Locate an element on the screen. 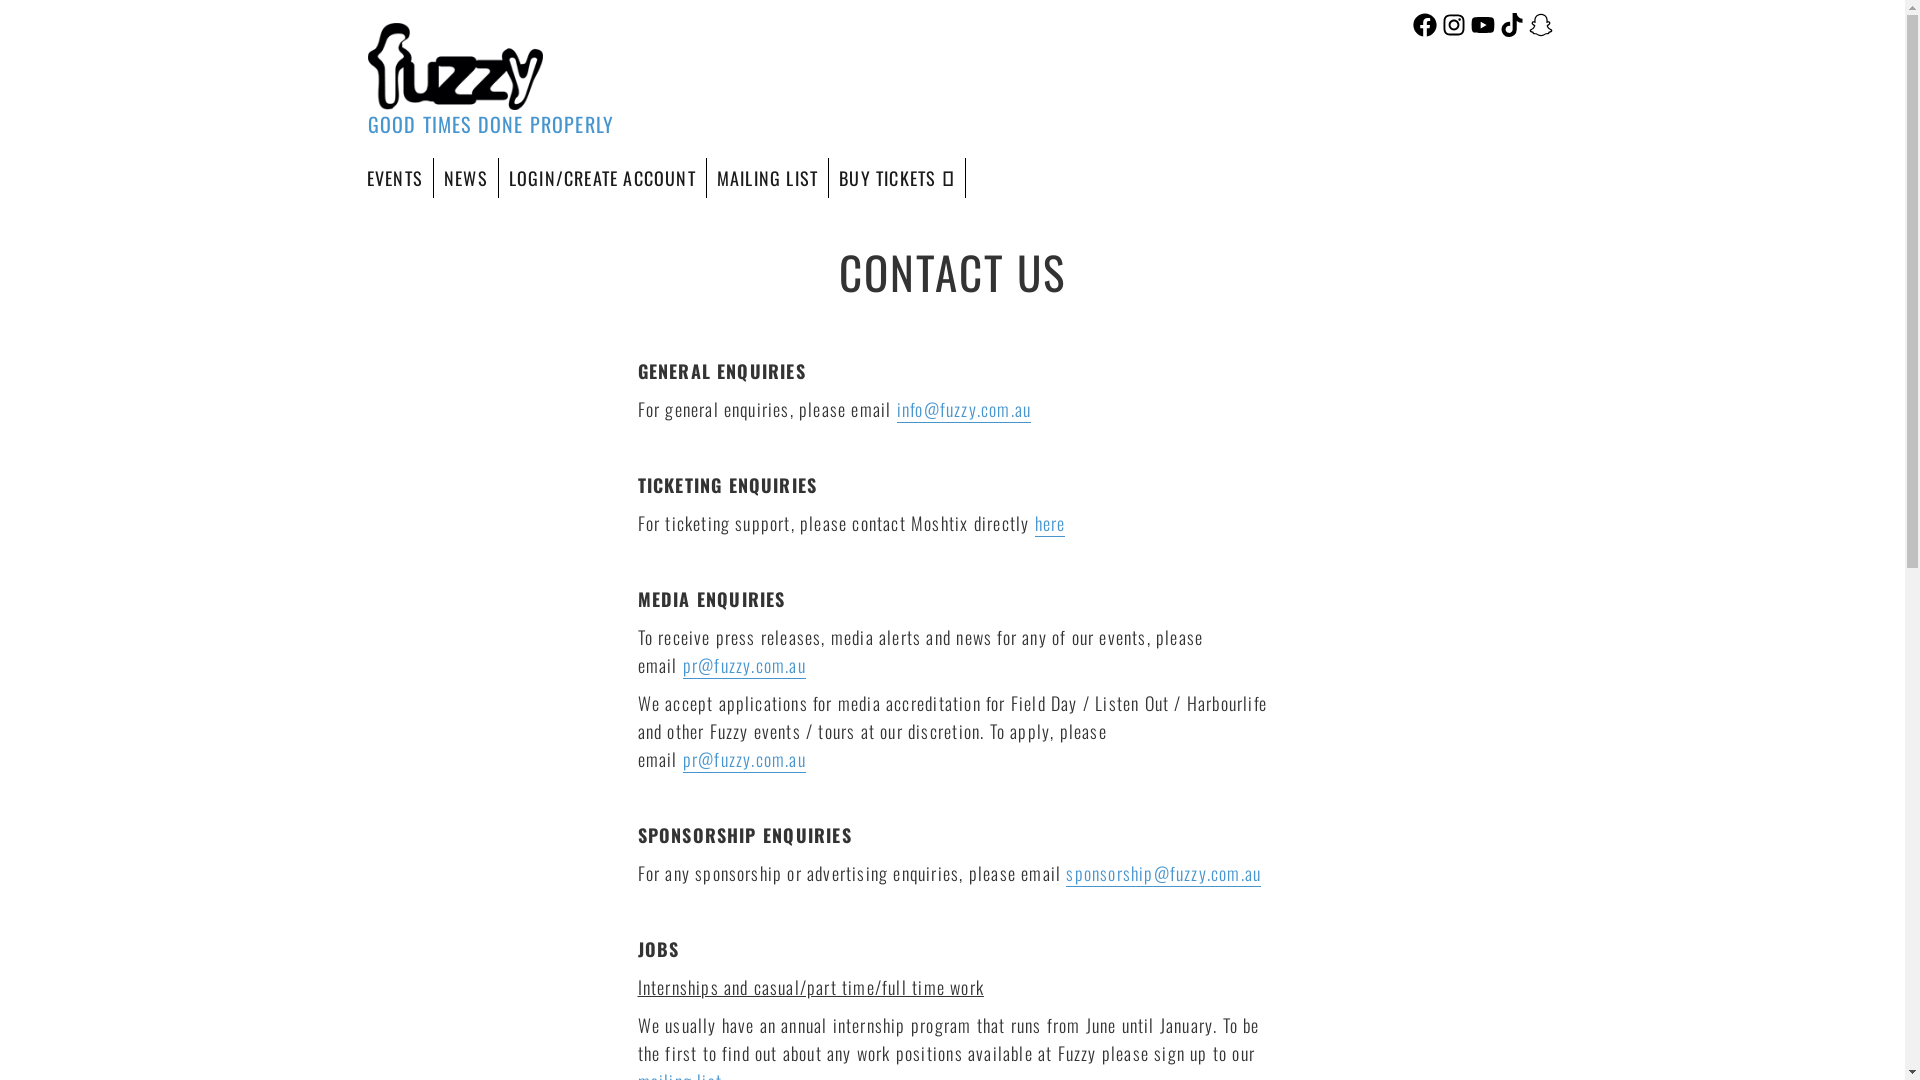 The width and height of the screenshot is (1920, 1080). 'info@fuzzy.com.au' is located at coordinates (896, 407).